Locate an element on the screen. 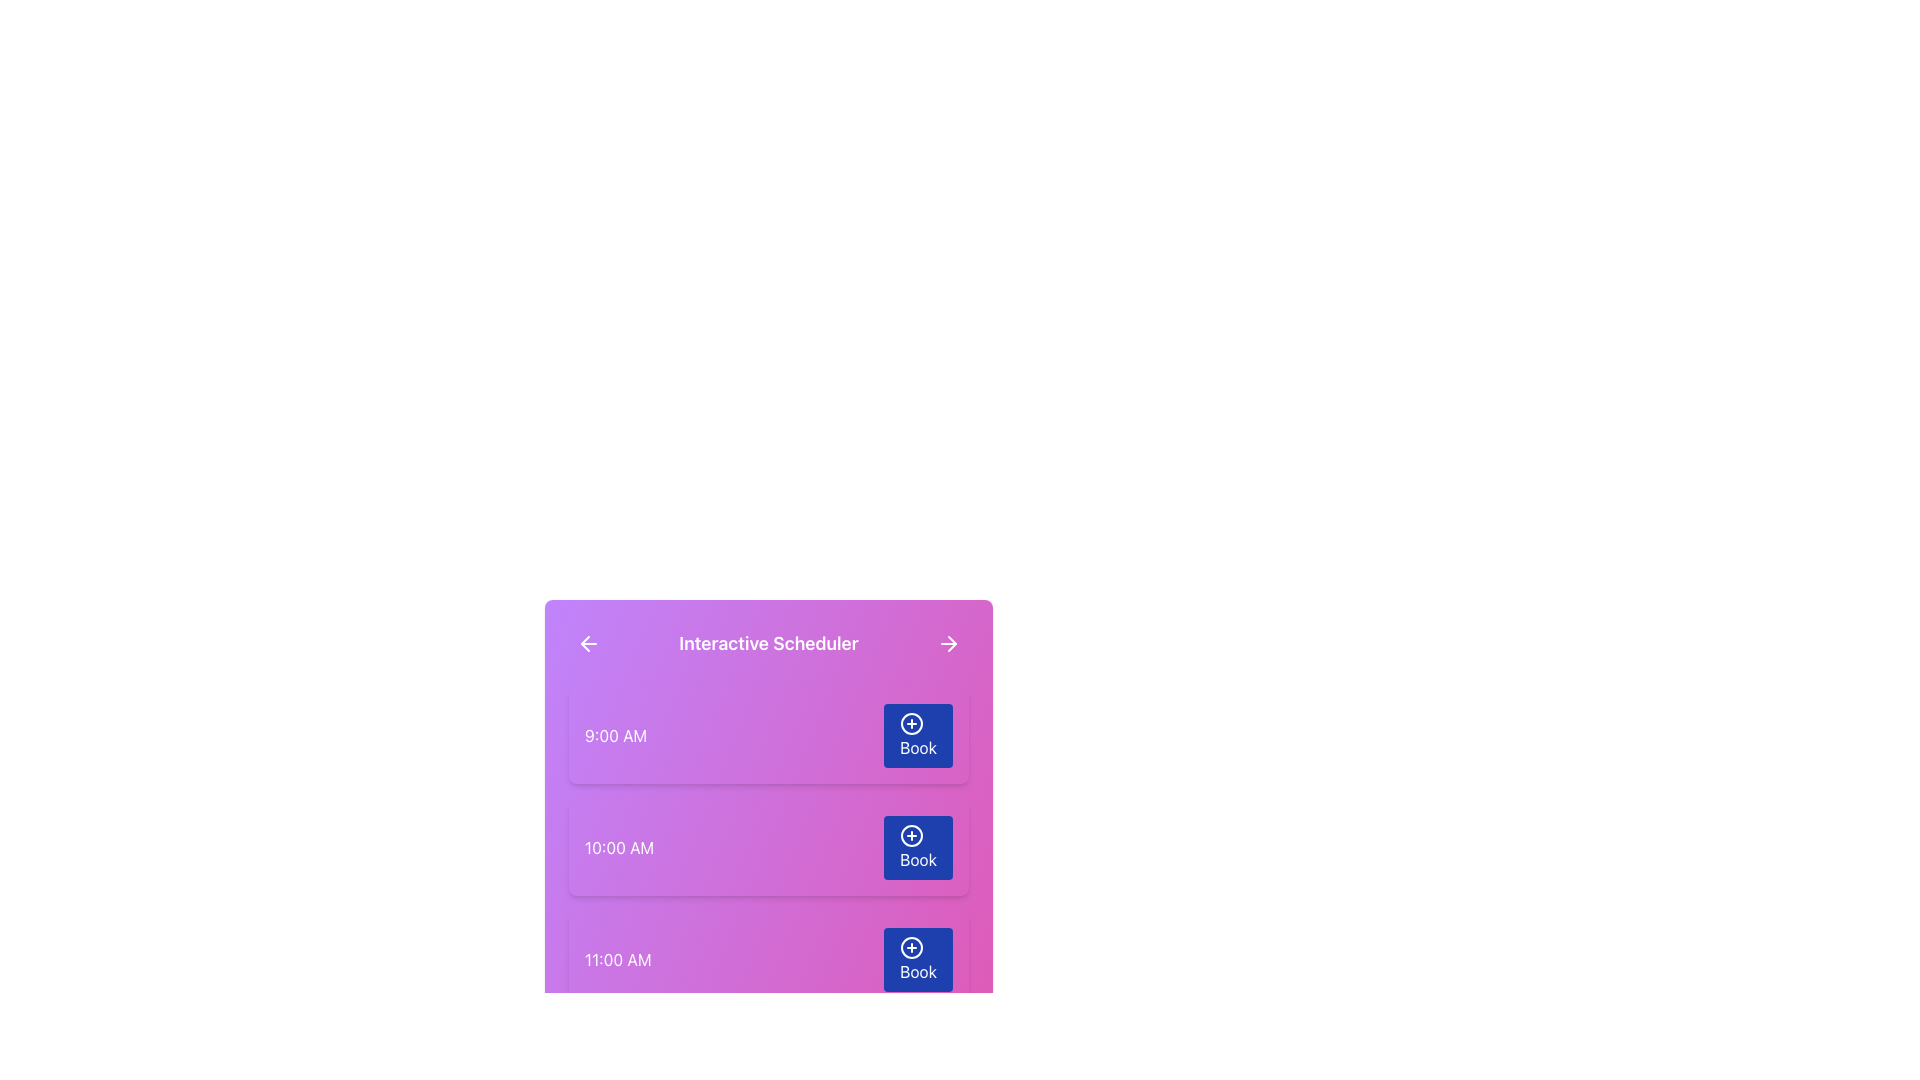 This screenshot has width=1920, height=1080. the SVG Circle that is part of the booking icon located in the topmost booking option under '9:00 AM', positioned to the right side of the text is located at coordinates (911, 724).